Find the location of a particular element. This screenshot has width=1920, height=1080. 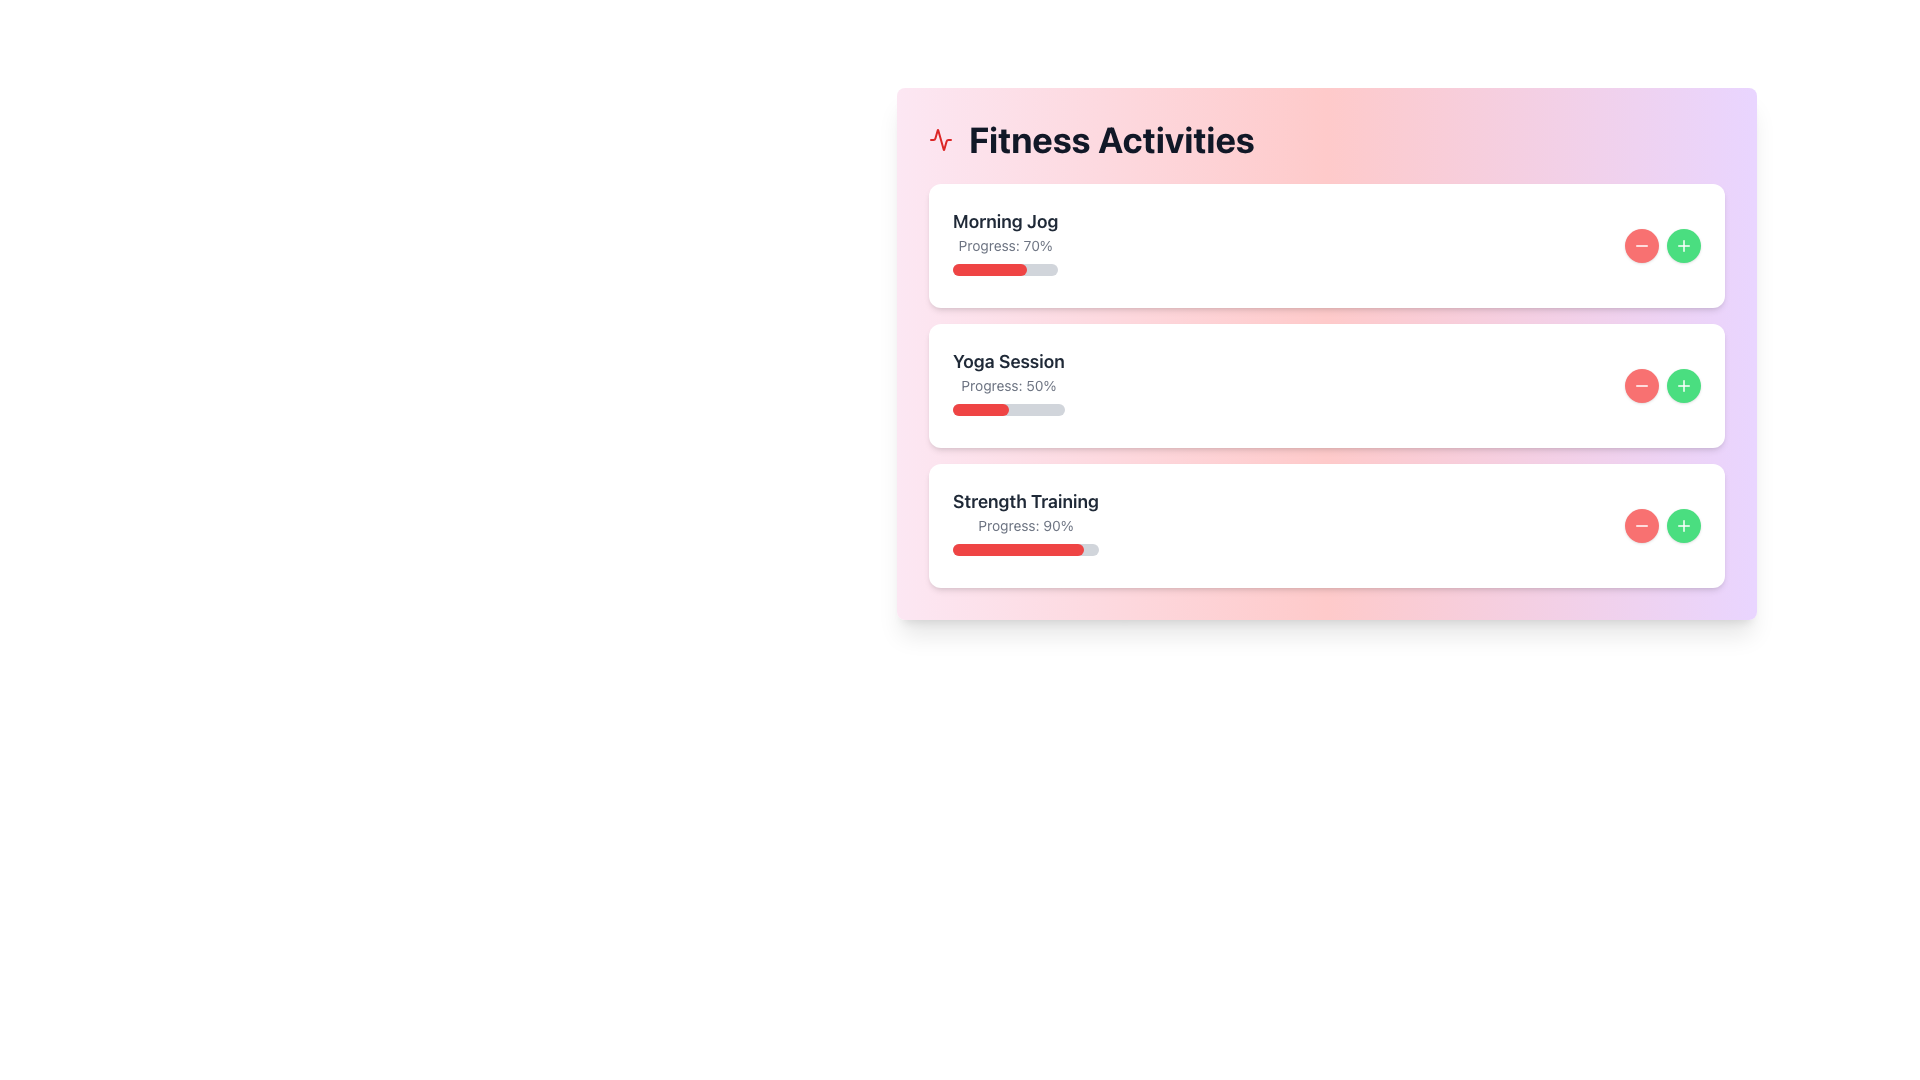

the second button in the third section of the 'Fitness Activities' card is located at coordinates (1683, 385).